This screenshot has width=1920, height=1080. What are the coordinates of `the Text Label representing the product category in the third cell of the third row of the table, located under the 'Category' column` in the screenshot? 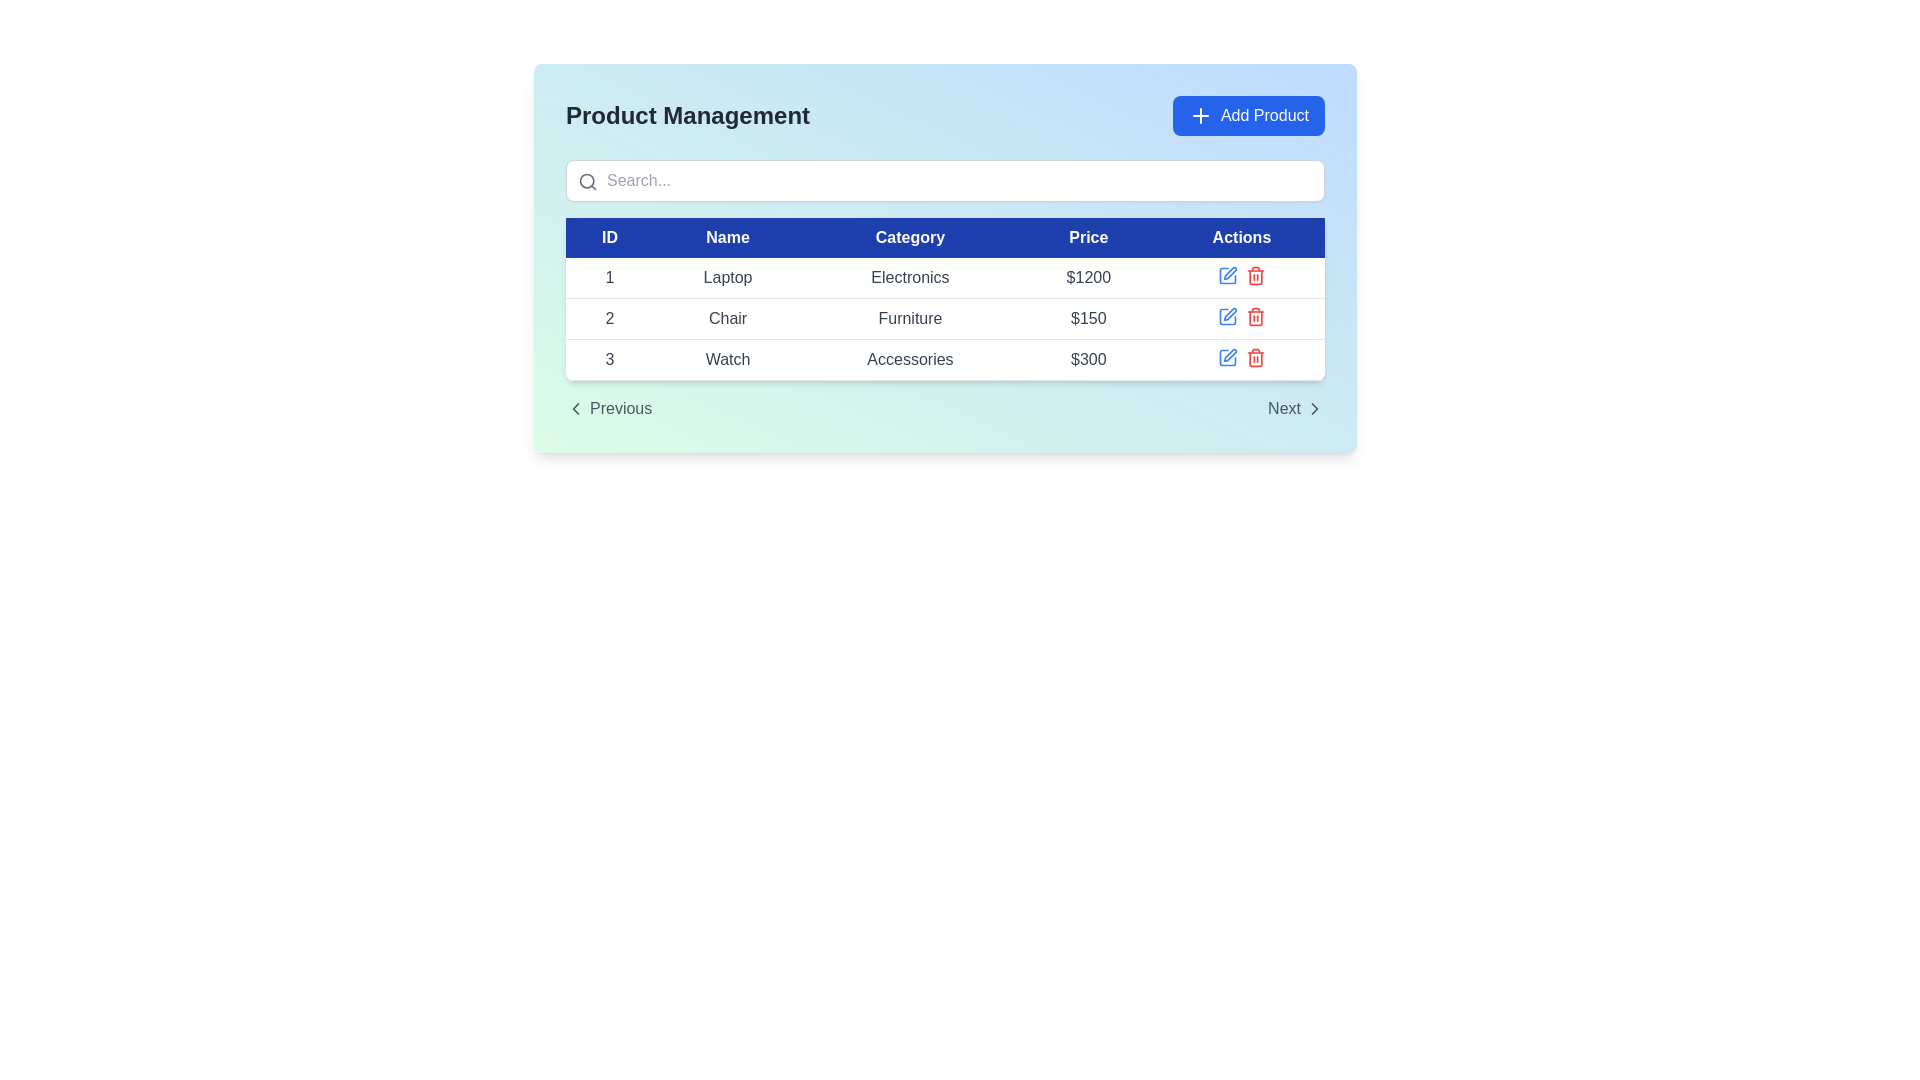 It's located at (909, 358).